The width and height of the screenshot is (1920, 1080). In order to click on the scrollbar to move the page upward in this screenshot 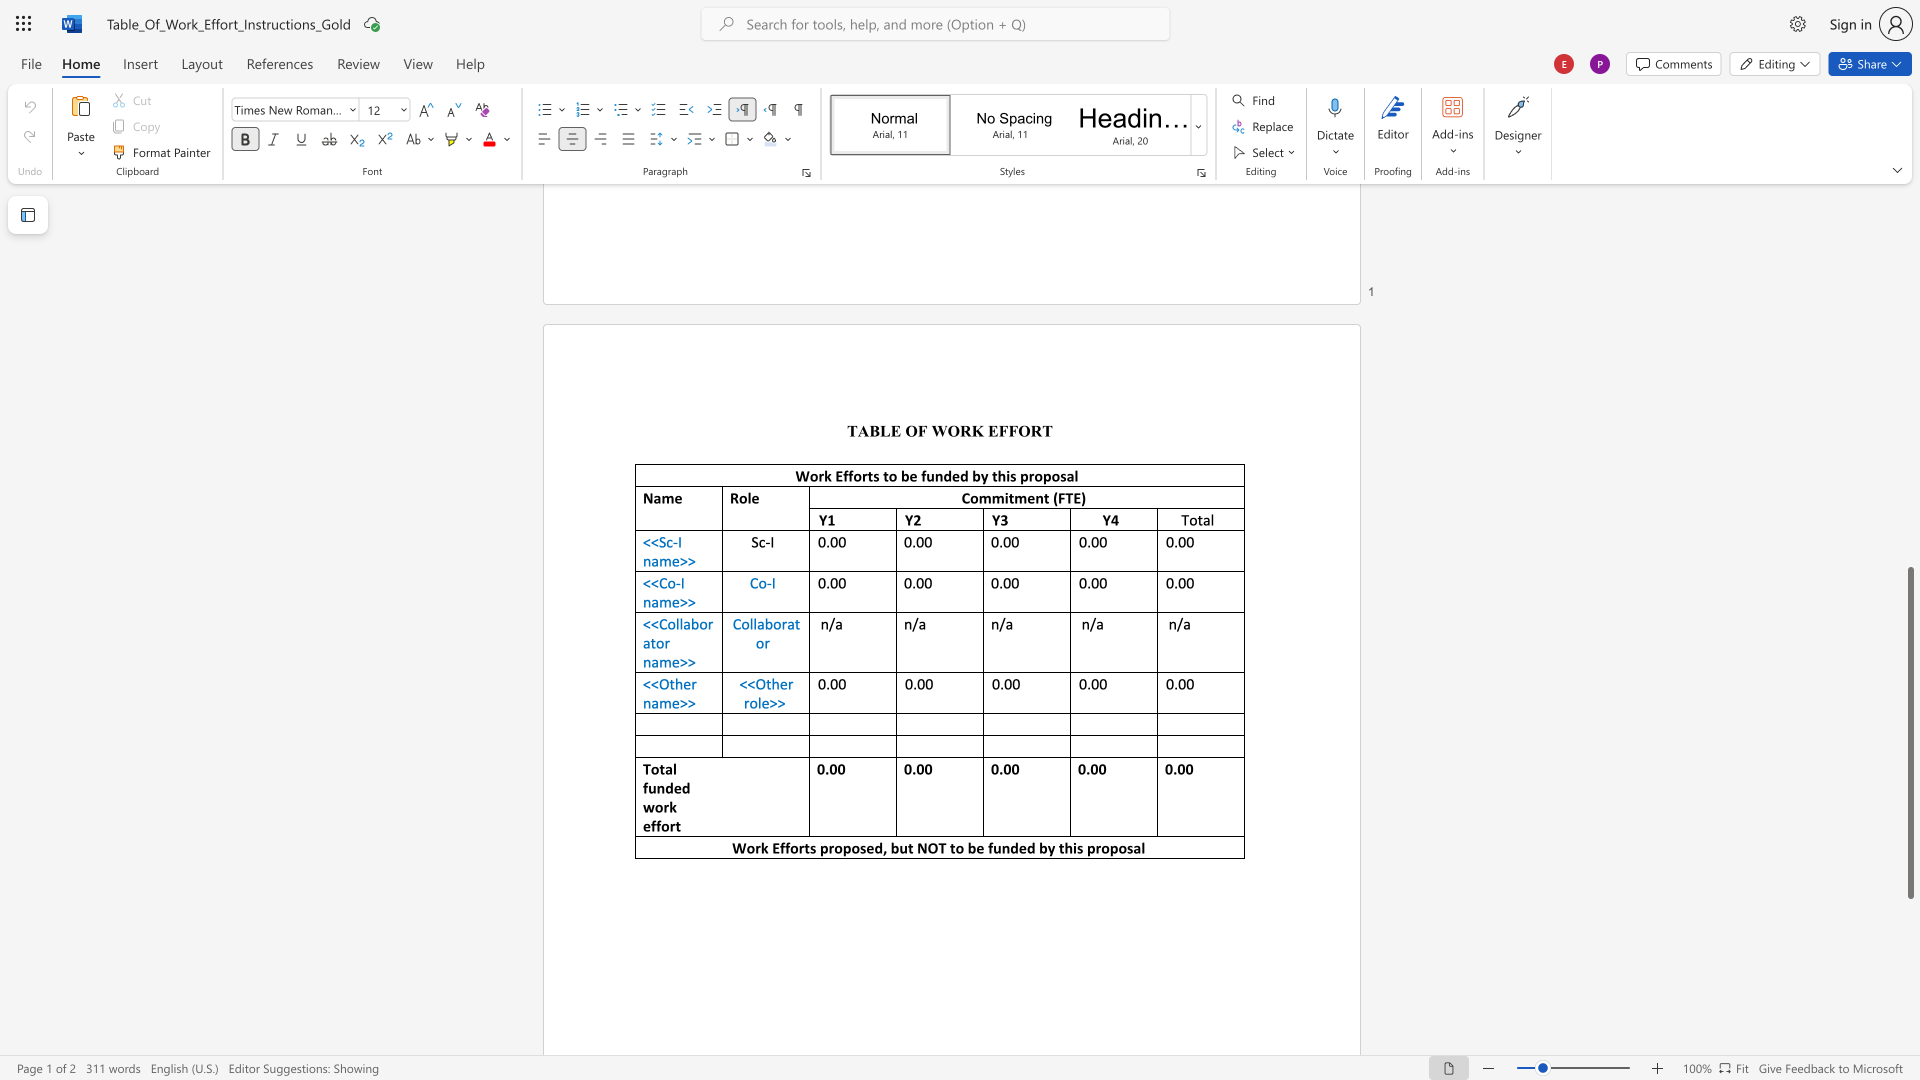, I will do `click(1909, 528)`.